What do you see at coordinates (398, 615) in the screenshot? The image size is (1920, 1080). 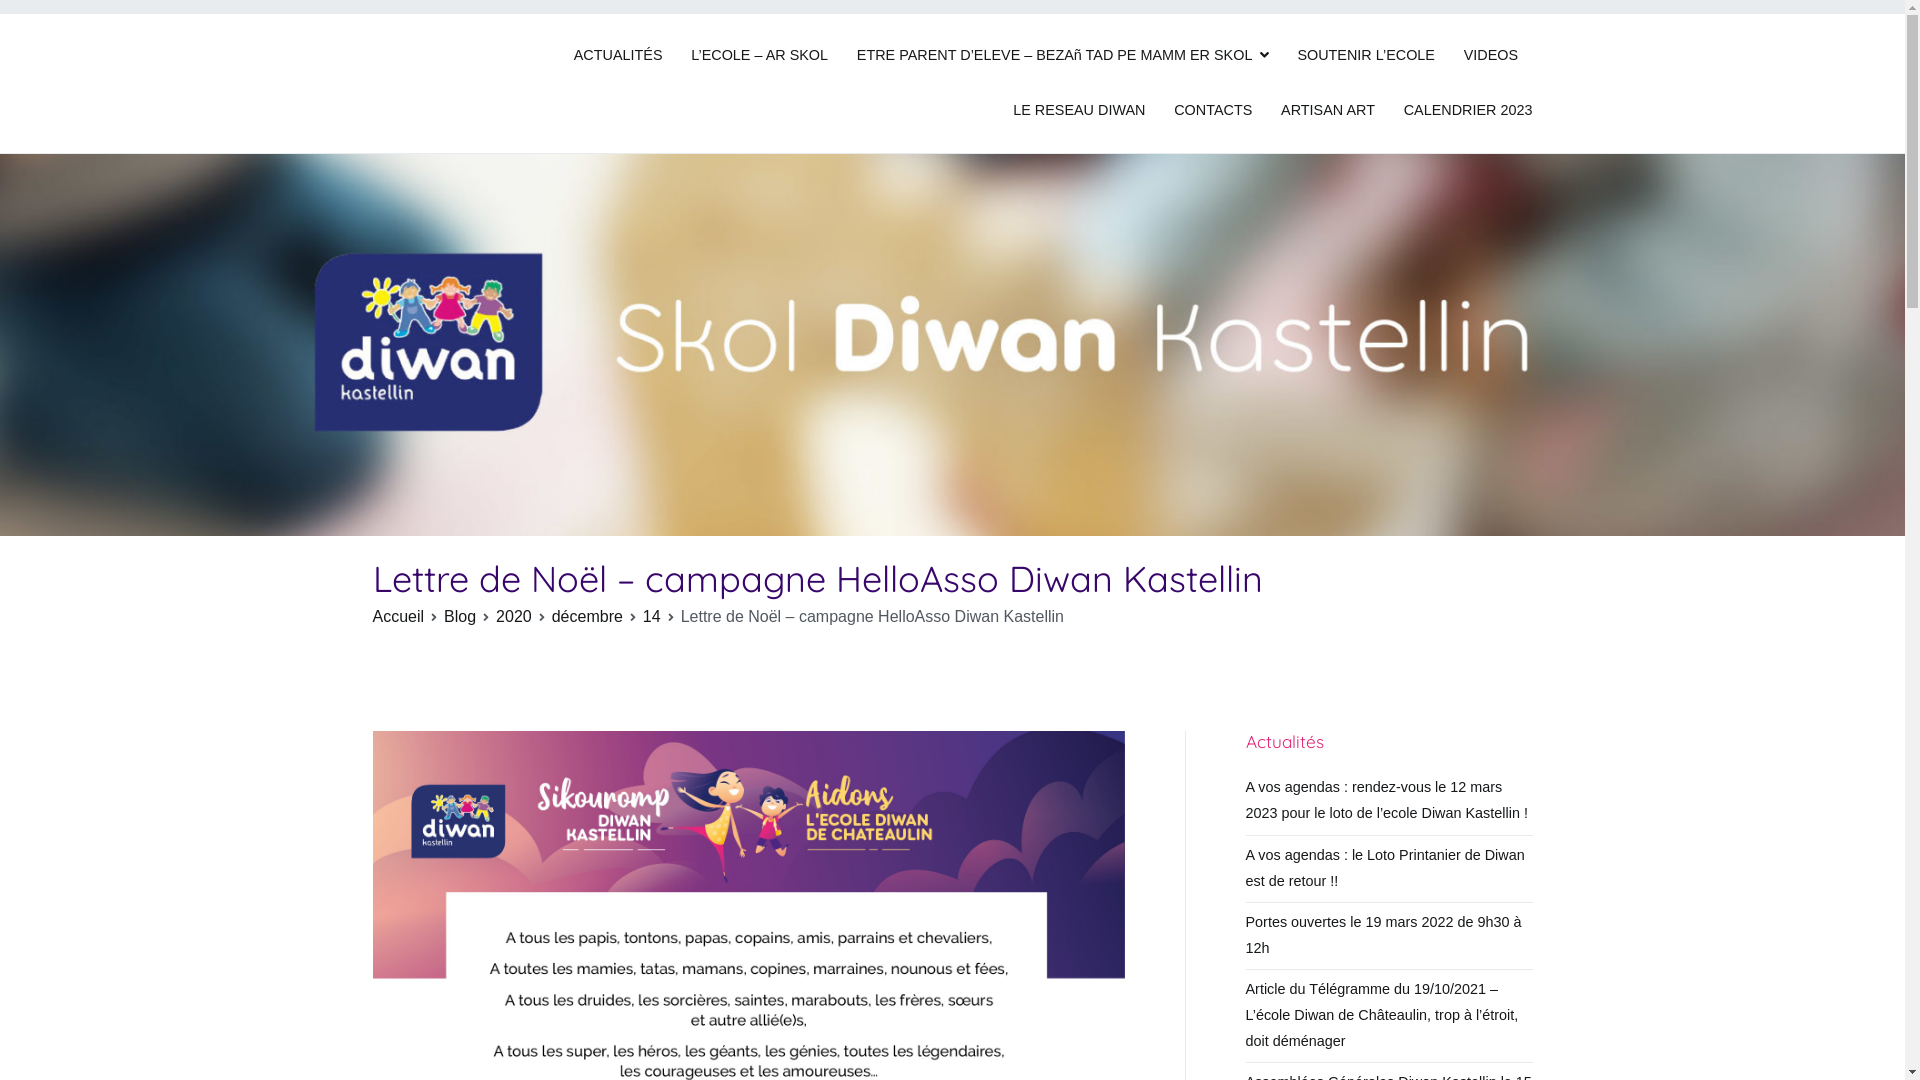 I see `'Accueil'` at bounding box center [398, 615].